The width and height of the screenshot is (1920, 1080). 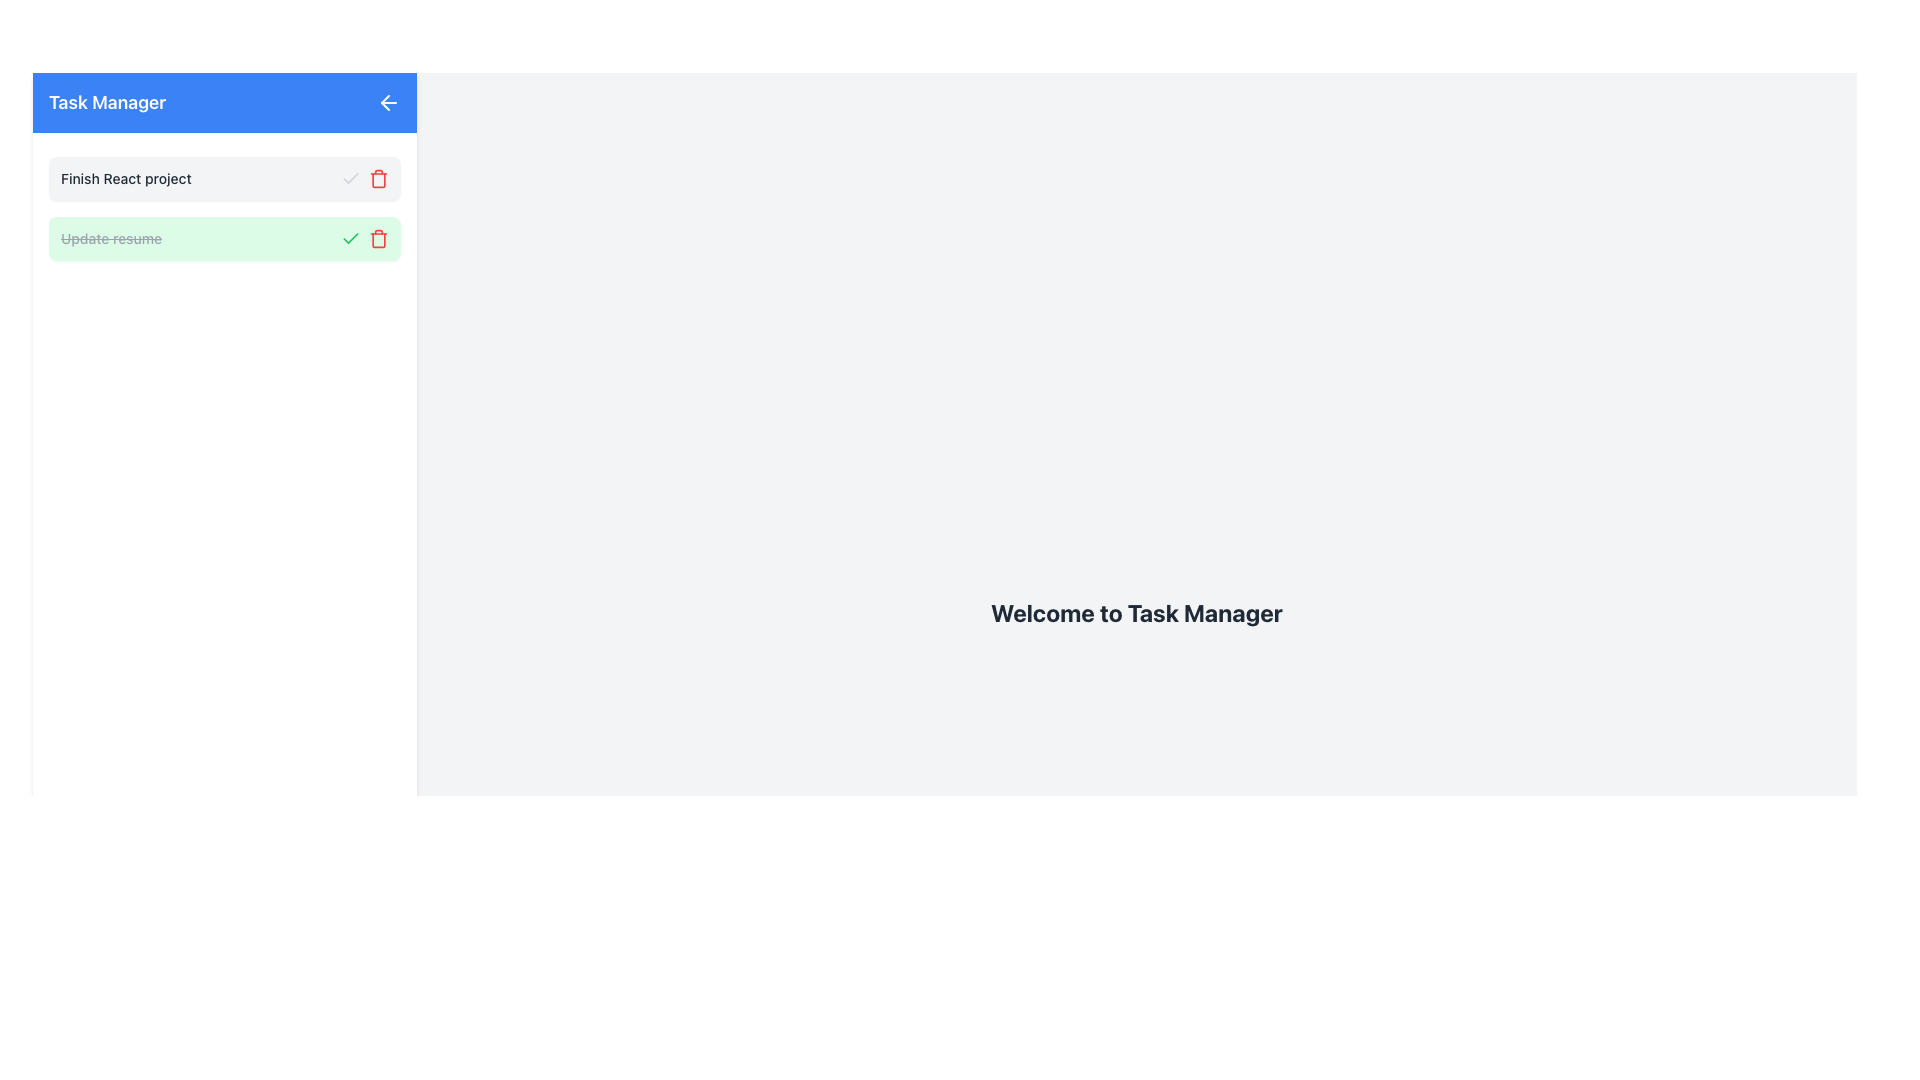 I want to click on the trash icon component, which resembles a trash bin with a rectangular body and curved lid, located to the right of a task item, so click(x=379, y=180).